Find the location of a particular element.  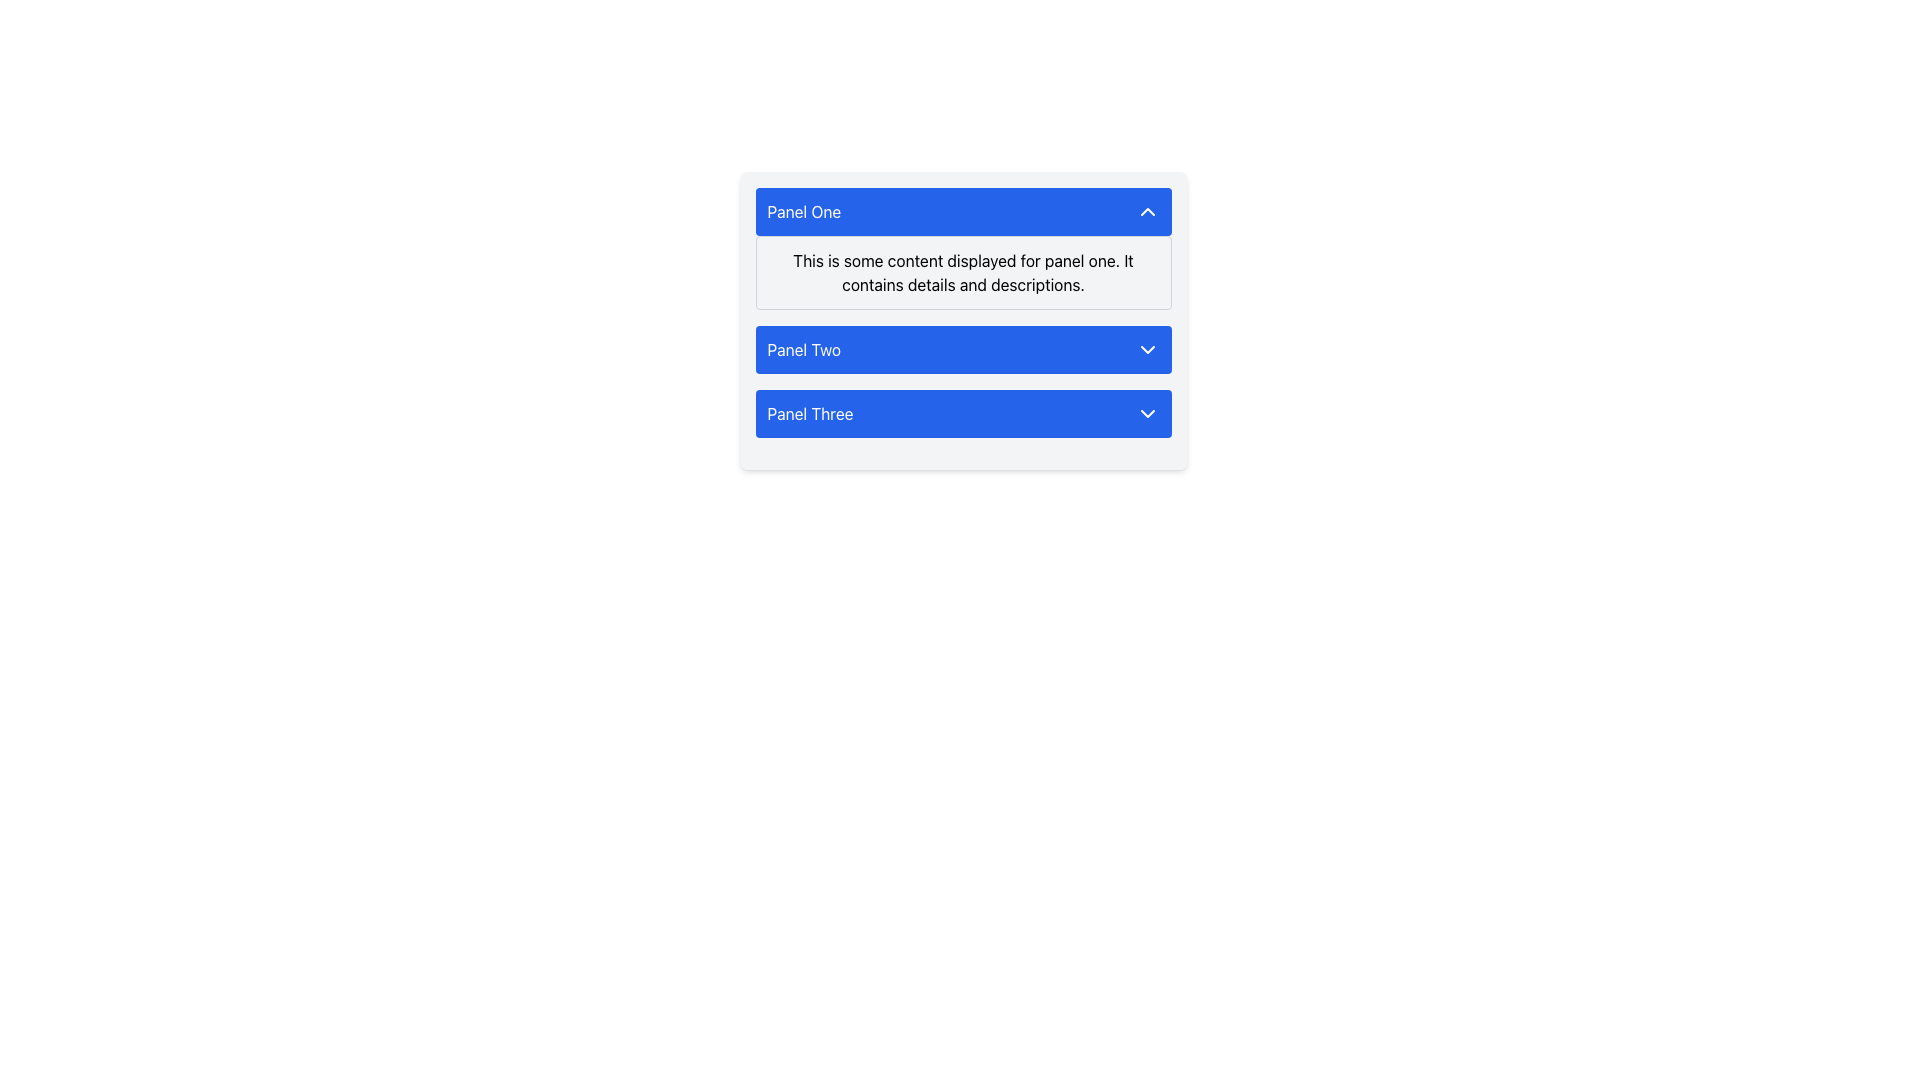

text label displaying 'Panel Three' in white on a blue background located in the bottom section of the grouped panel navigation layout is located at coordinates (810, 412).